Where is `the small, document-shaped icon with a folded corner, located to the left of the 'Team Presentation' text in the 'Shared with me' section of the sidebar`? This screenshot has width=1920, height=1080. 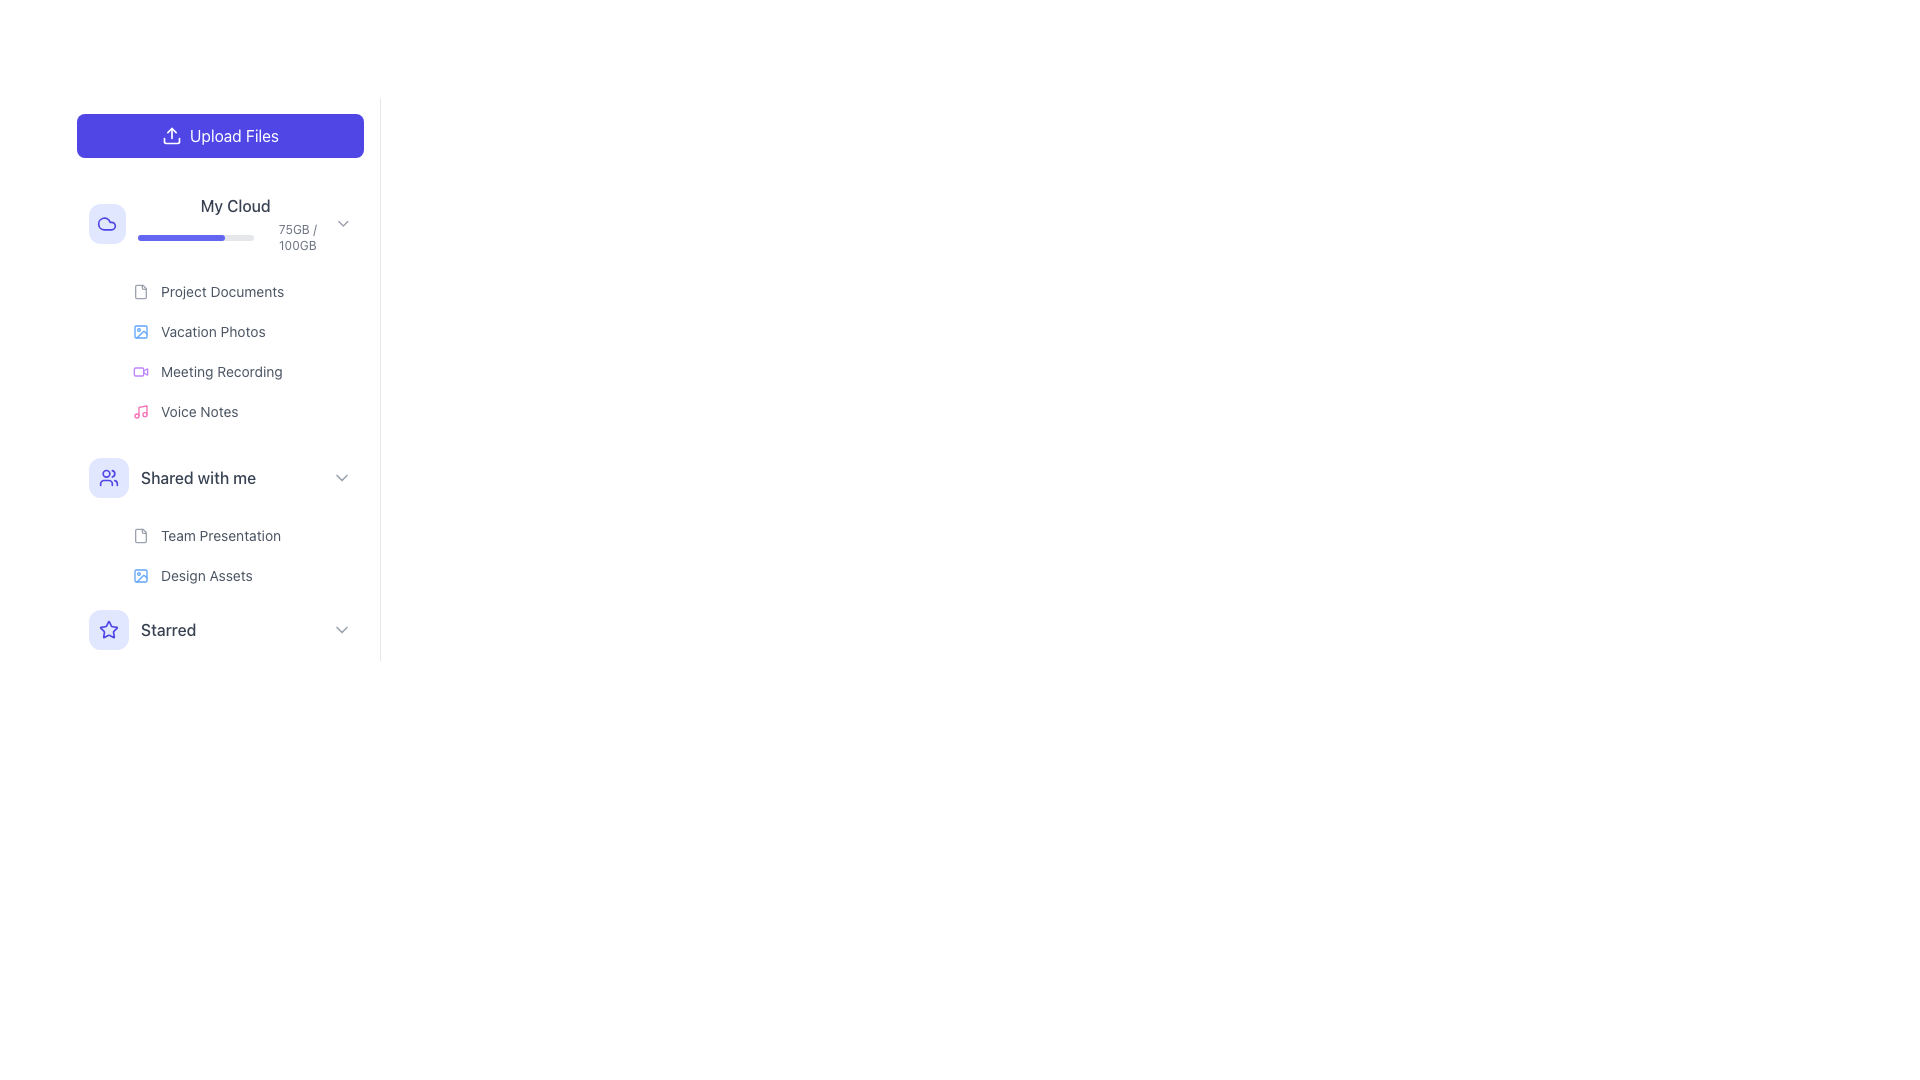
the small, document-shaped icon with a folded corner, located to the left of the 'Team Presentation' text in the 'Shared with me' section of the sidebar is located at coordinates (139, 535).